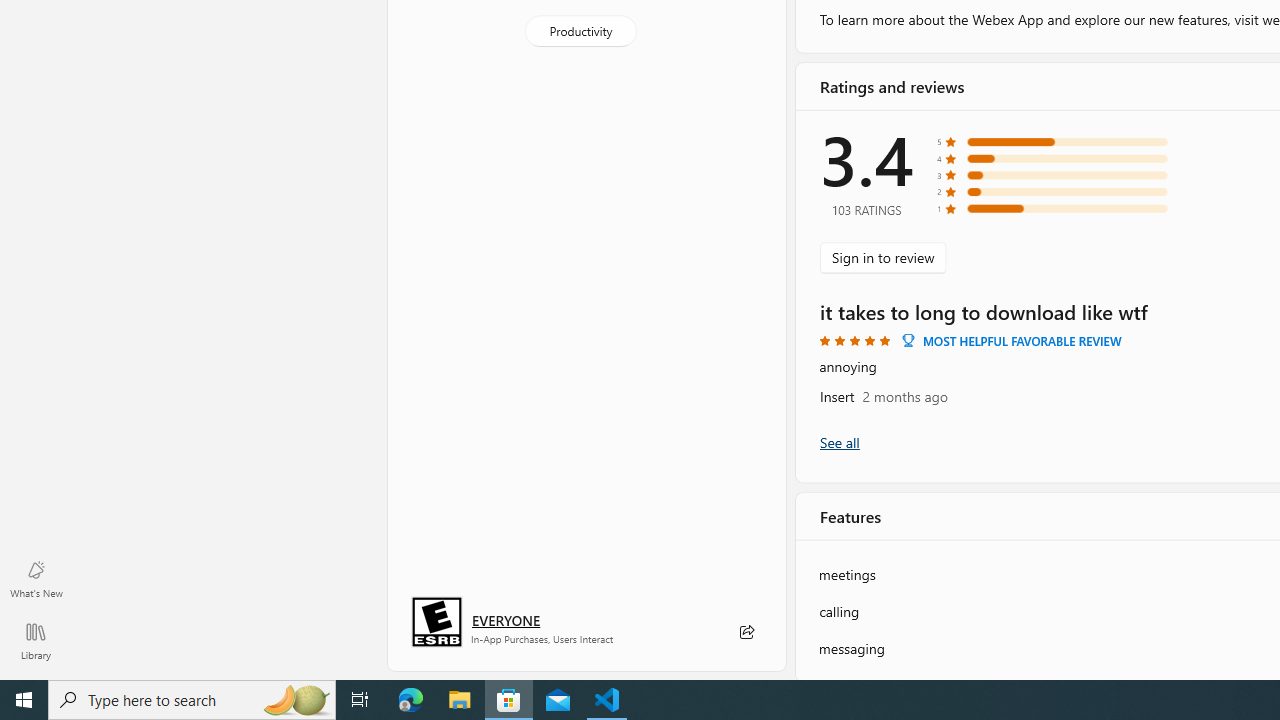 This screenshot has height=720, width=1280. I want to click on 'Age rating: EVERYONE. Click for more information.', so click(506, 618).